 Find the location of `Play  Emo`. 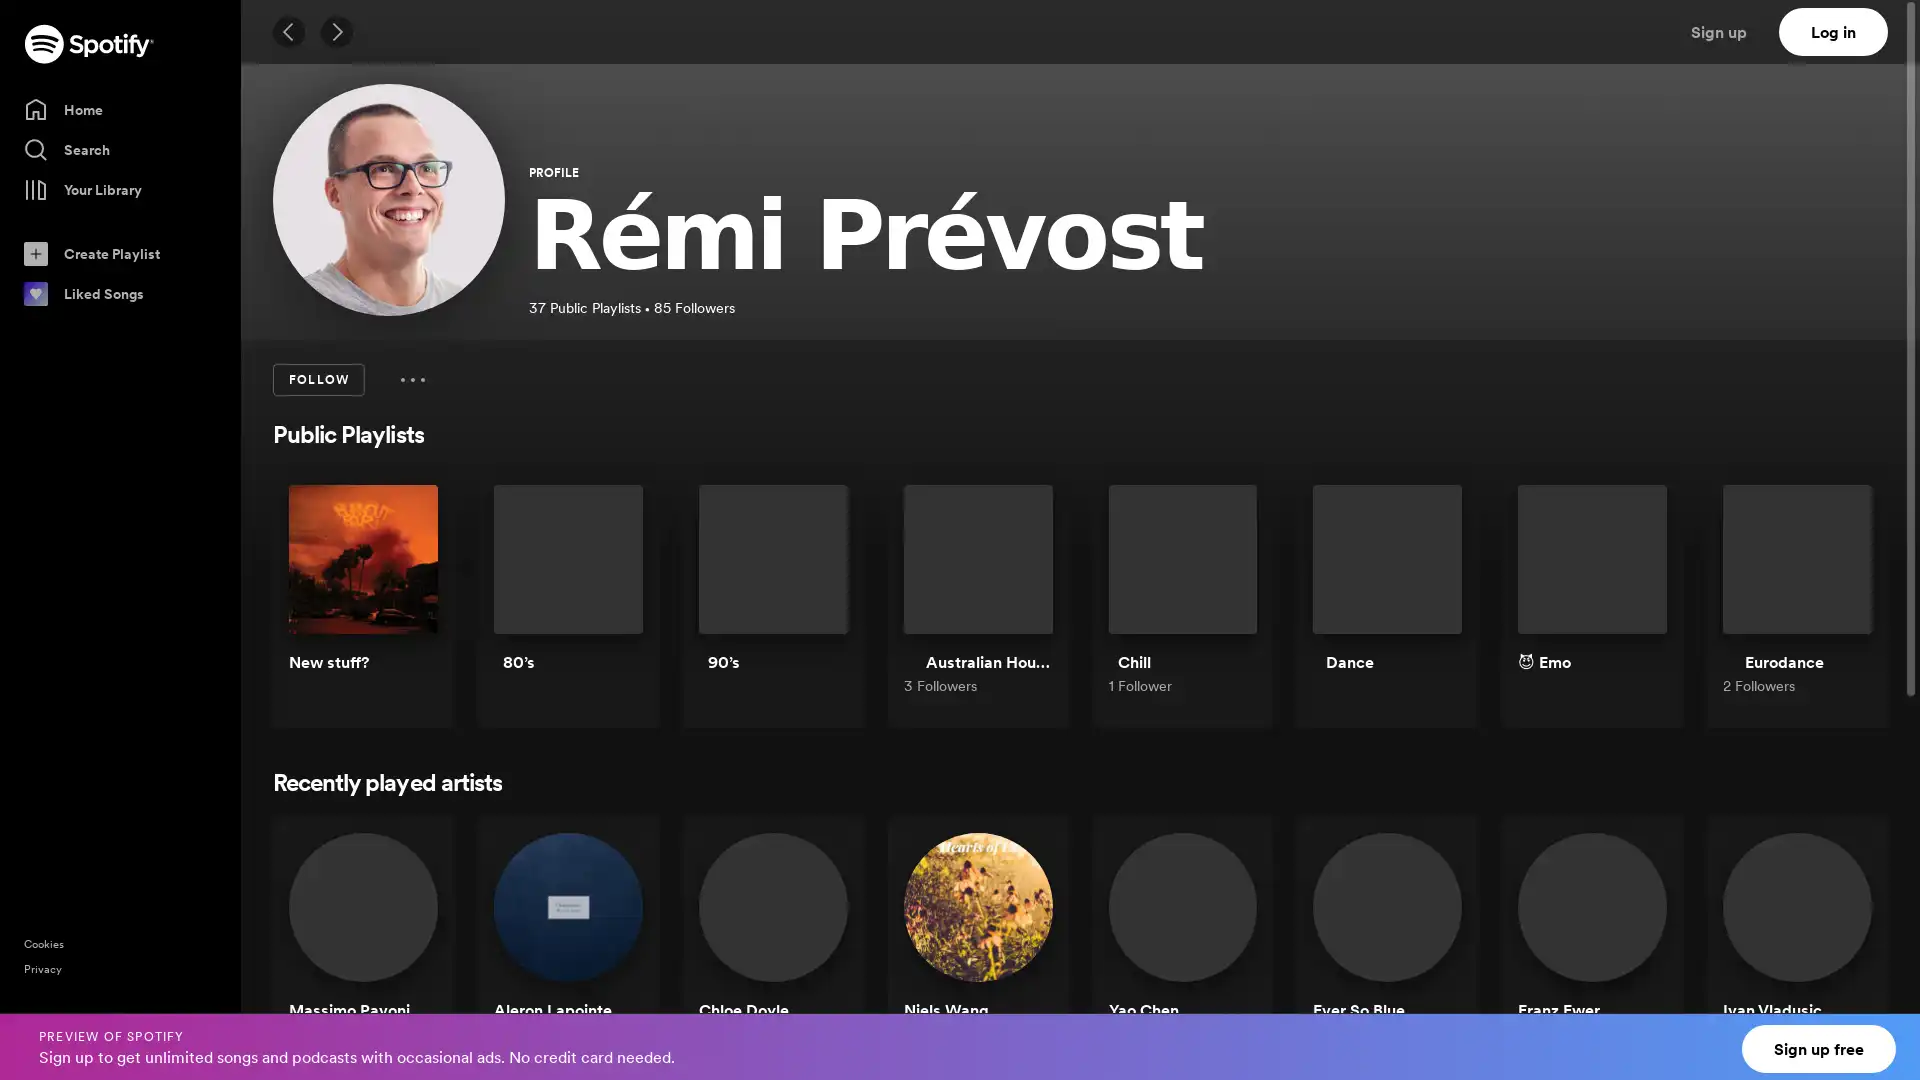

Play  Emo is located at coordinates (1635, 608).